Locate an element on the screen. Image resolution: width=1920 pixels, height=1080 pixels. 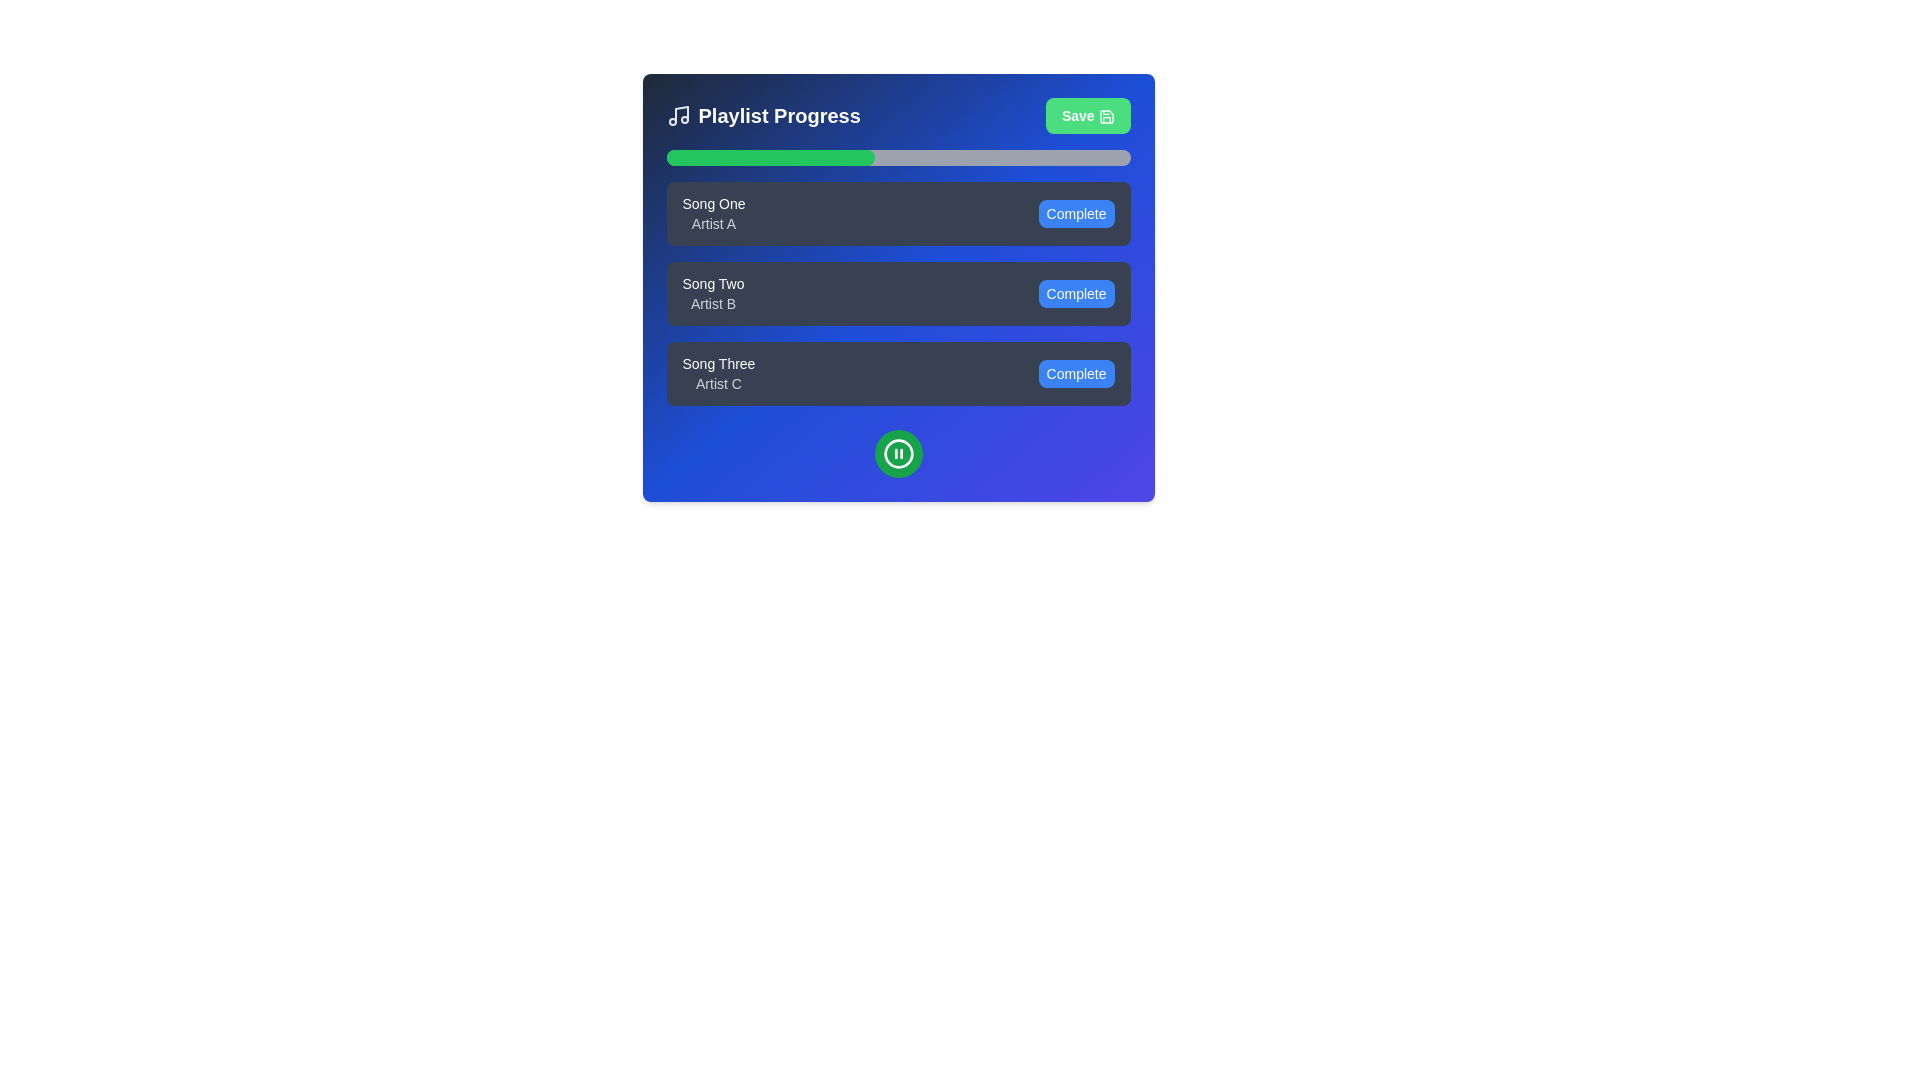
the button on the far-right side of the 'Song Three' entry to mark it as complete is located at coordinates (1075, 374).